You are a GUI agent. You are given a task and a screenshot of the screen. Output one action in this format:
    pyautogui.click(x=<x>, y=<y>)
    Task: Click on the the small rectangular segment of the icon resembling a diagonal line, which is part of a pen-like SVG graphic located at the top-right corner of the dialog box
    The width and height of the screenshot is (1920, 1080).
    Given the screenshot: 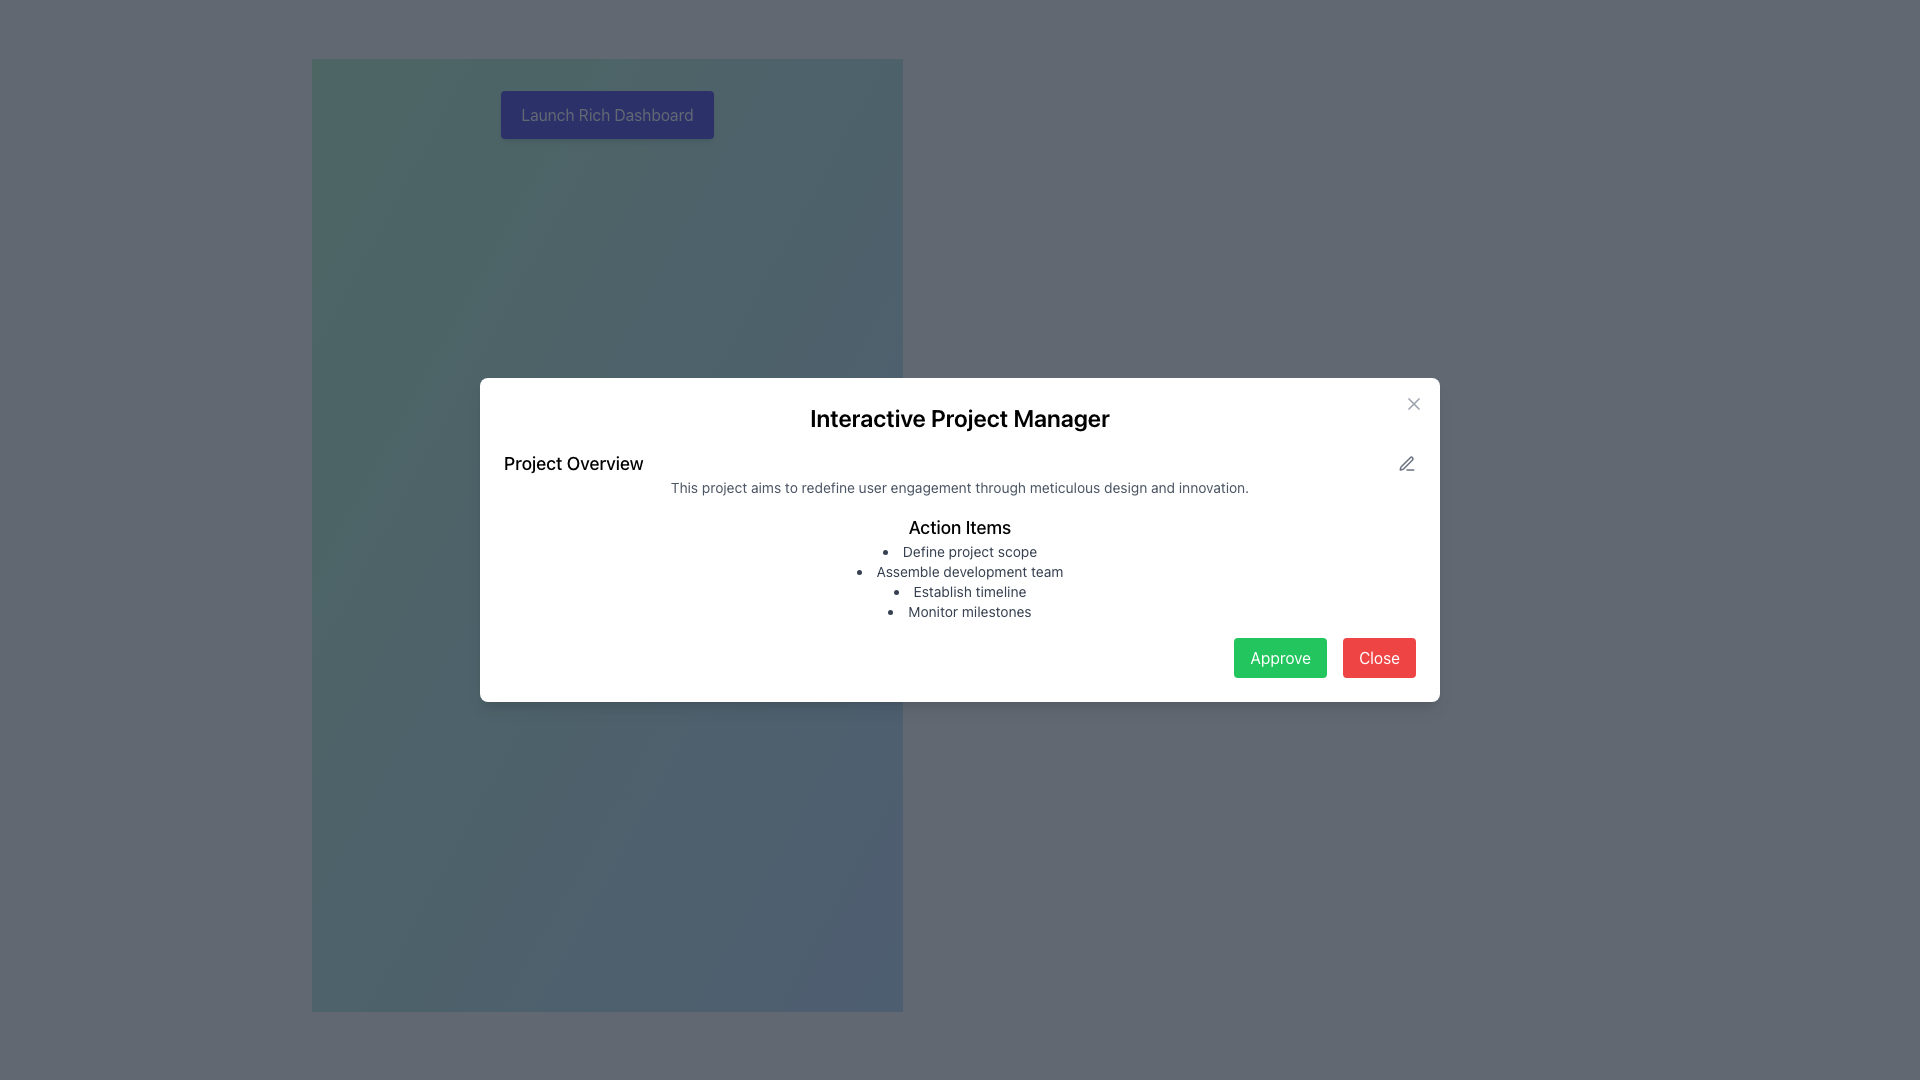 What is the action you would take?
    pyautogui.click(x=1405, y=463)
    